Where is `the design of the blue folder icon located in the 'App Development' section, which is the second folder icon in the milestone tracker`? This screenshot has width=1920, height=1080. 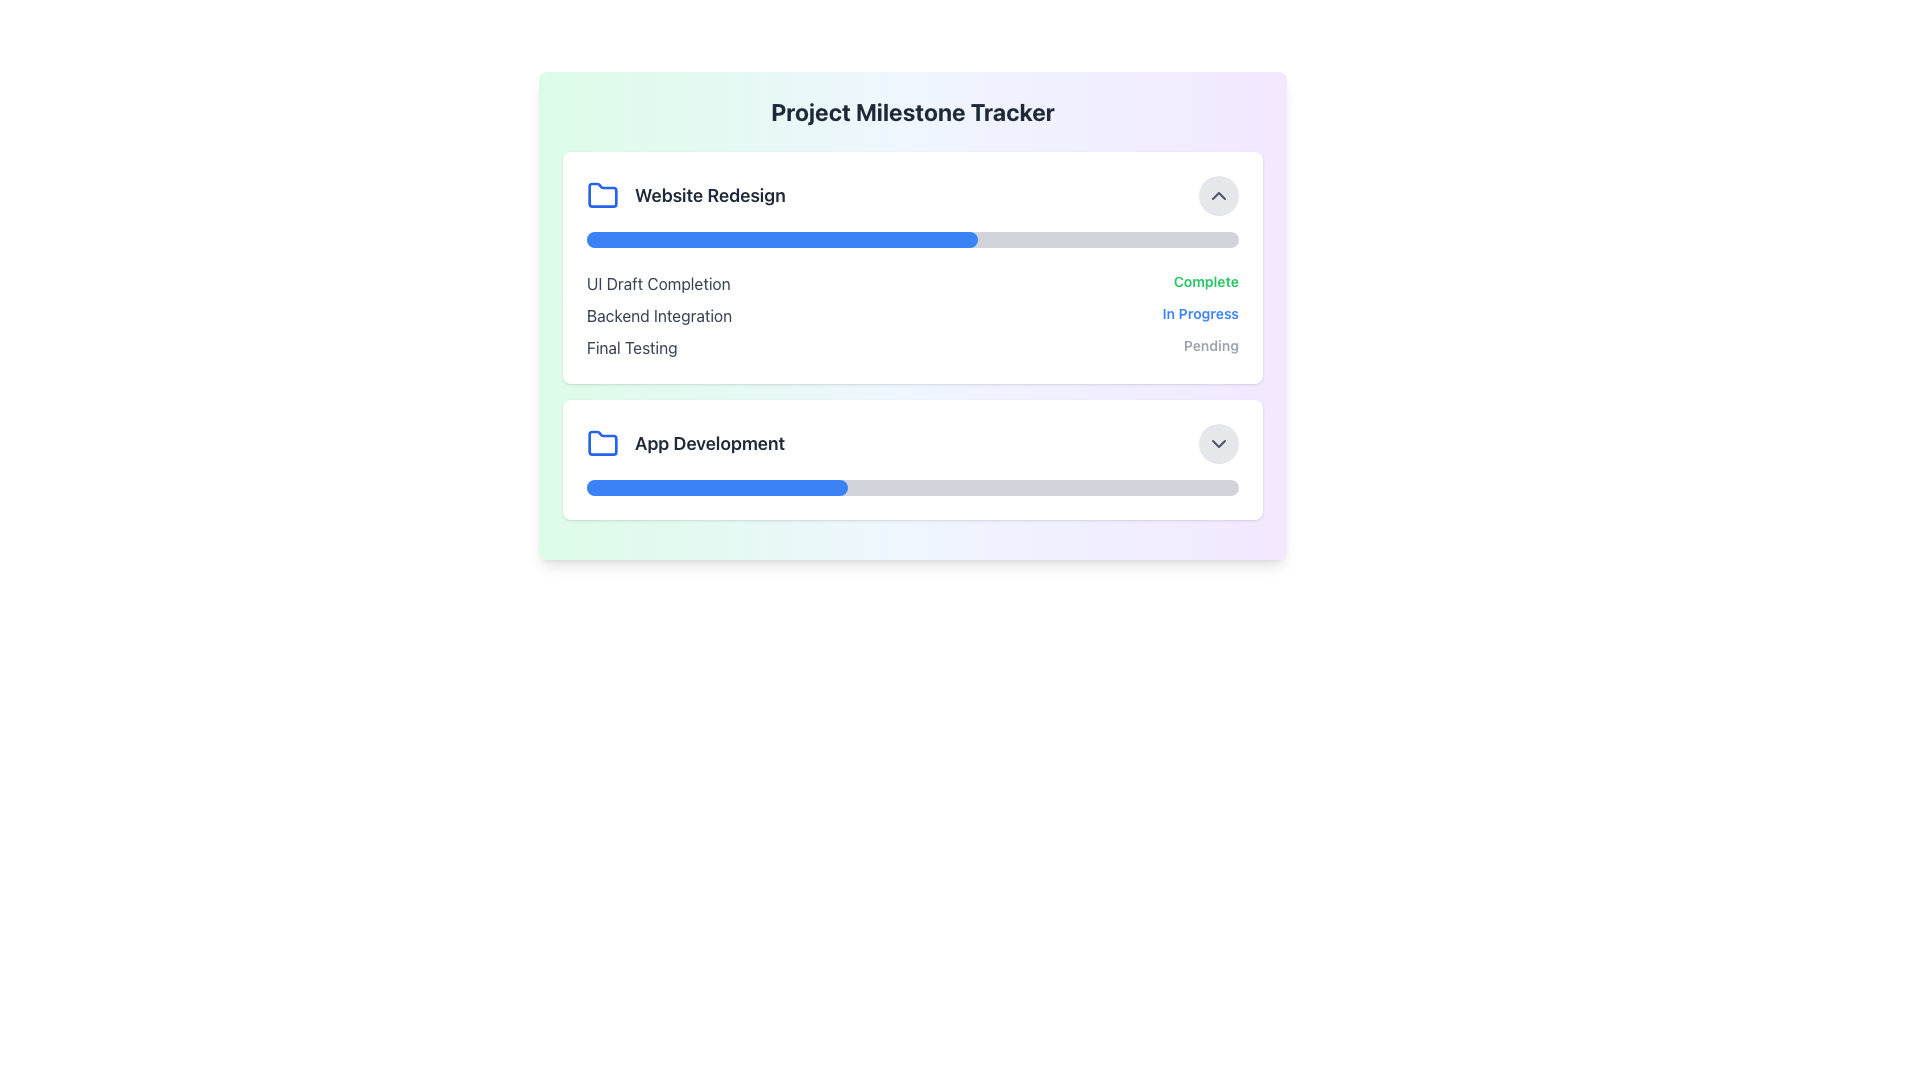 the design of the blue folder icon located in the 'App Development' section, which is the second folder icon in the milestone tracker is located at coordinates (602, 195).